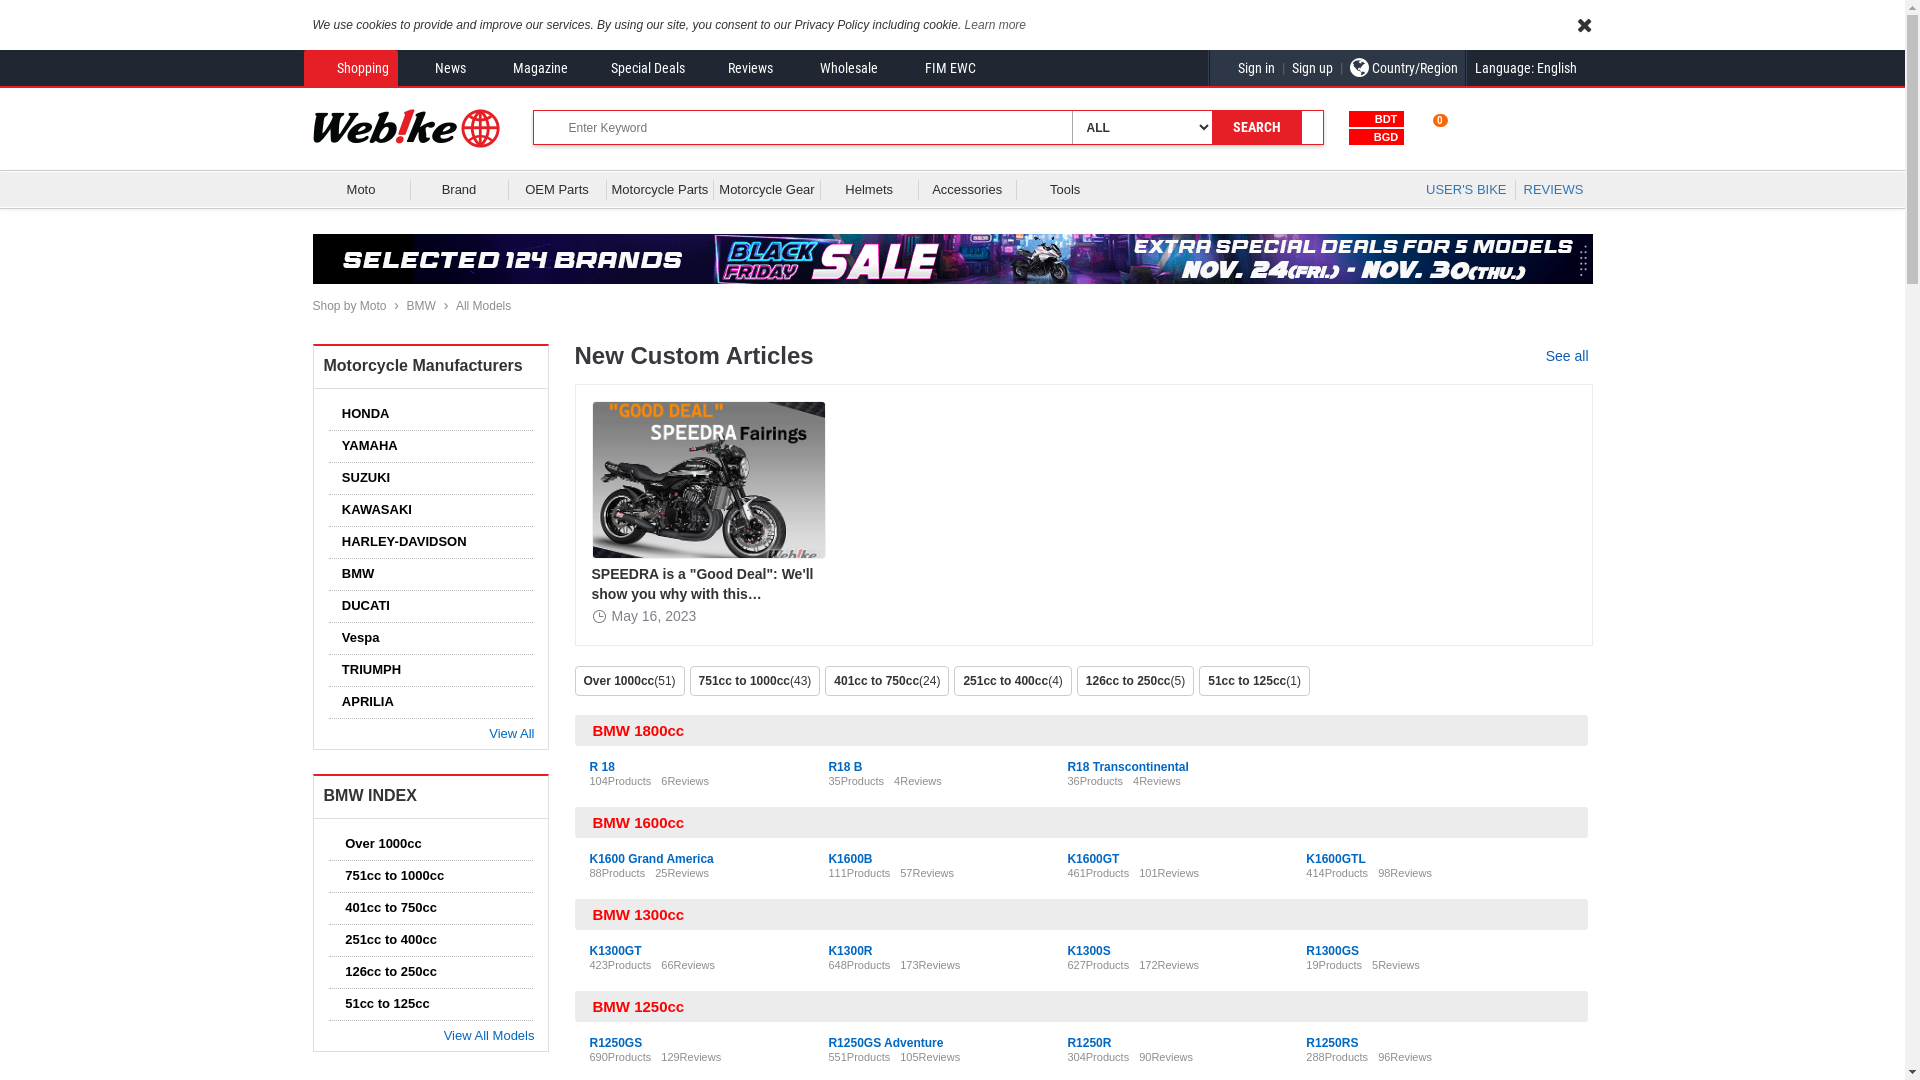 The image size is (1920, 1080). Describe the element at coordinates (929, 1055) in the screenshot. I see `'105Reviews'` at that location.